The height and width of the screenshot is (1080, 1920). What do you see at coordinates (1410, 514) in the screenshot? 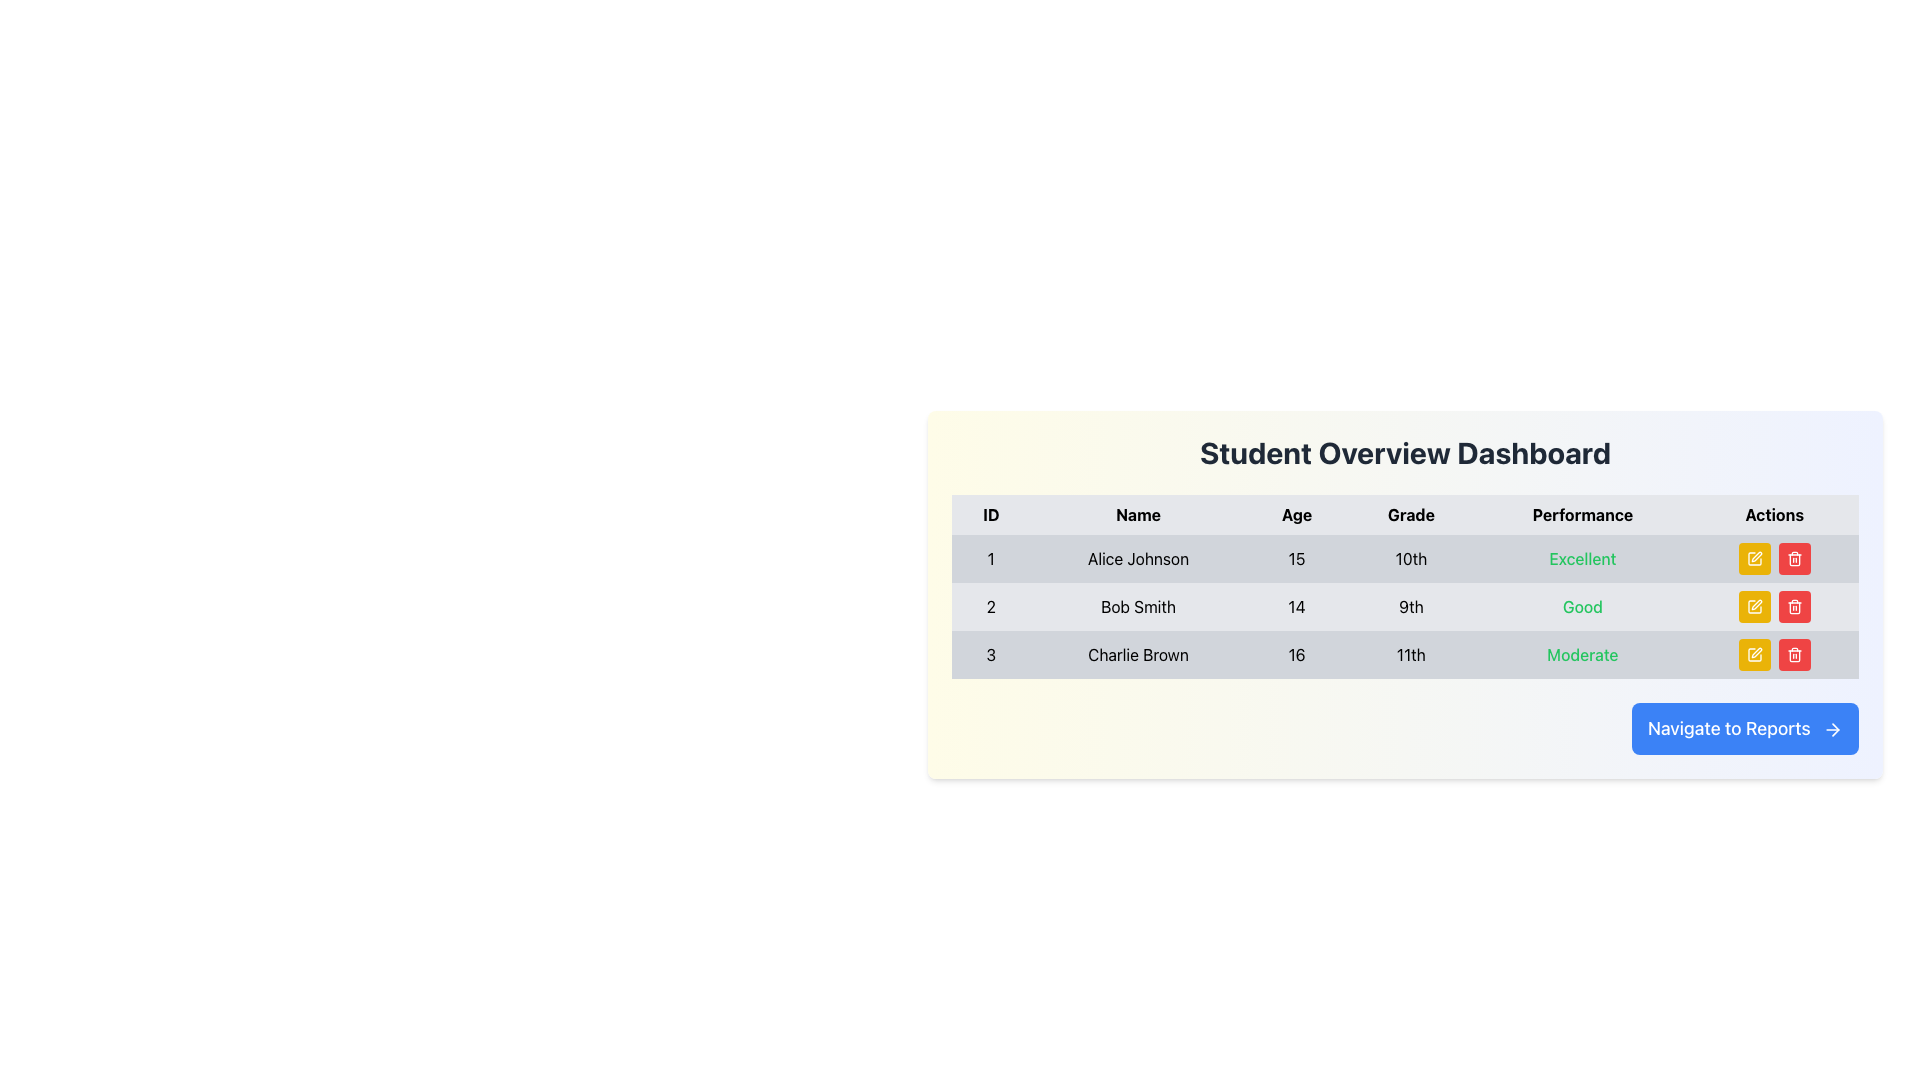
I see `the non-interactive Text label that serves as the fourth column header in the student data table, indicating the grade information of students` at bounding box center [1410, 514].